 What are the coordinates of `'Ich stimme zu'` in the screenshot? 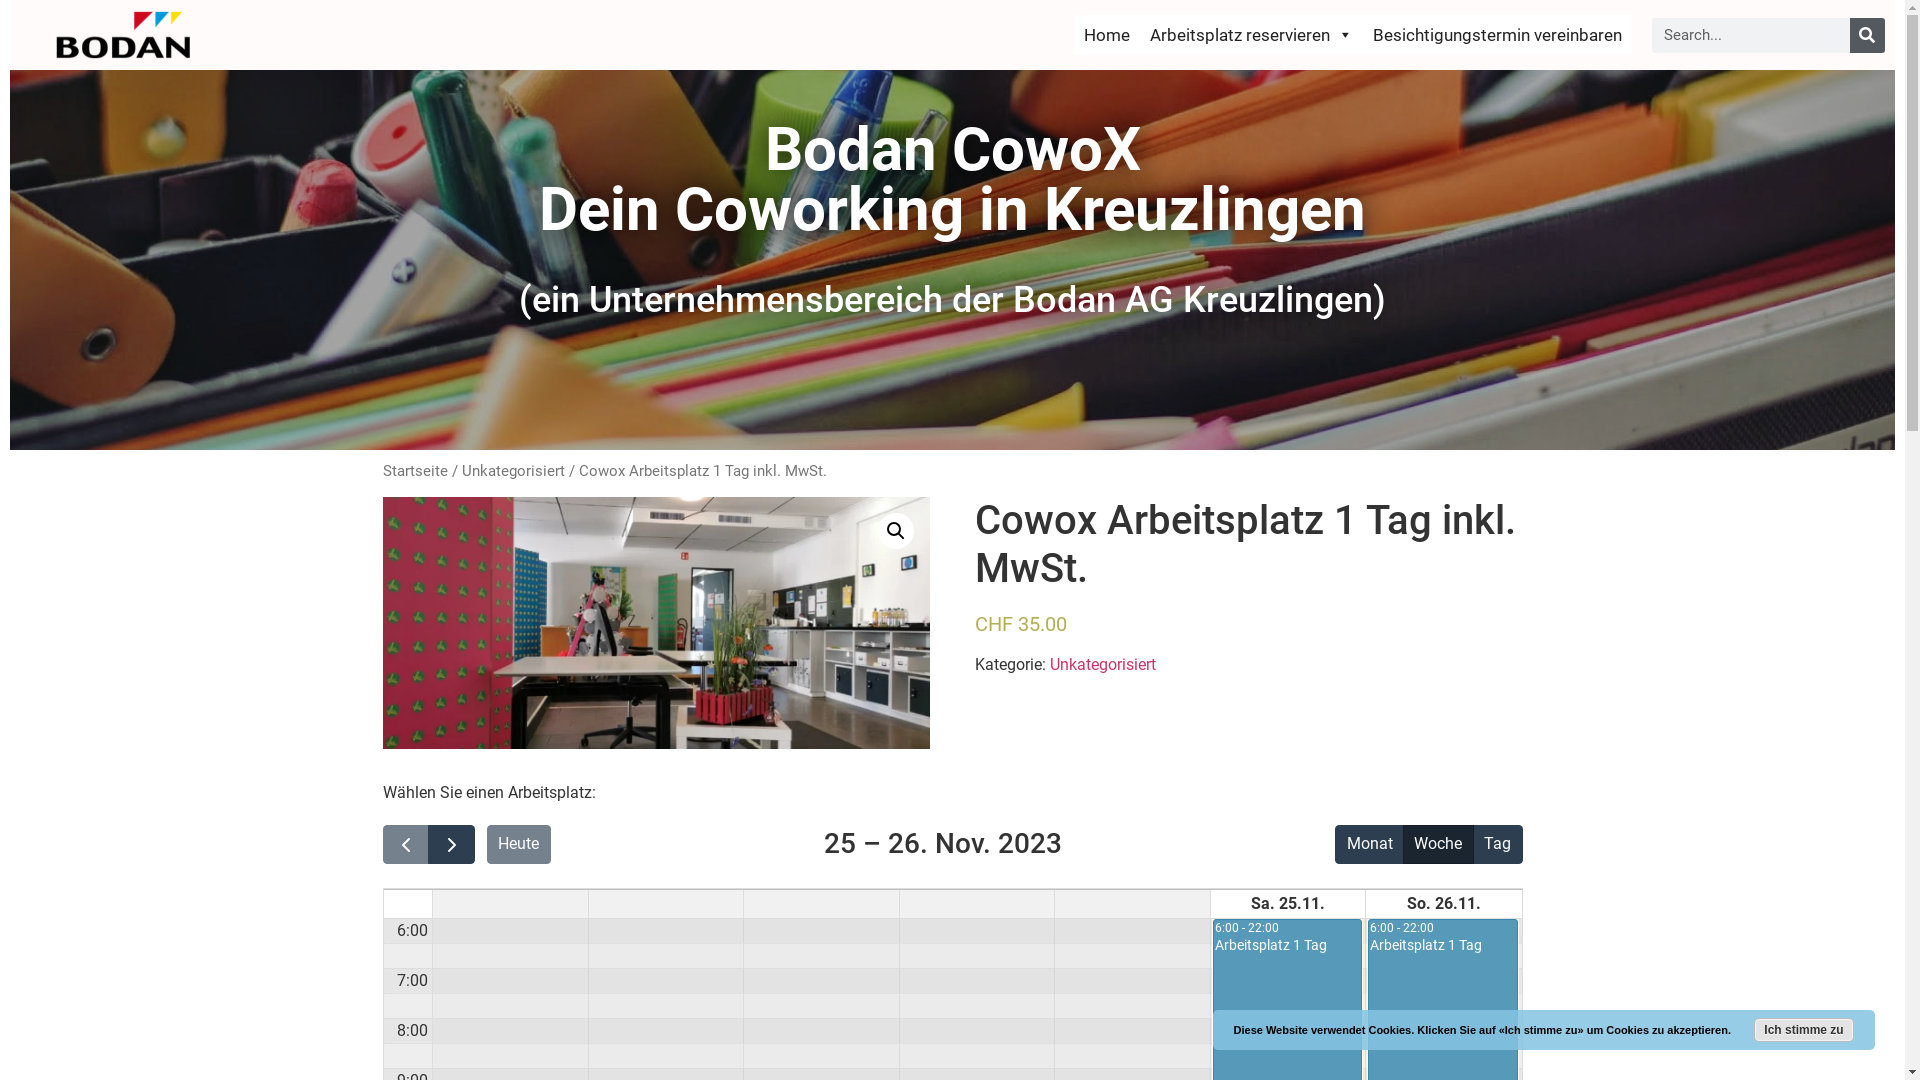 It's located at (1804, 1029).